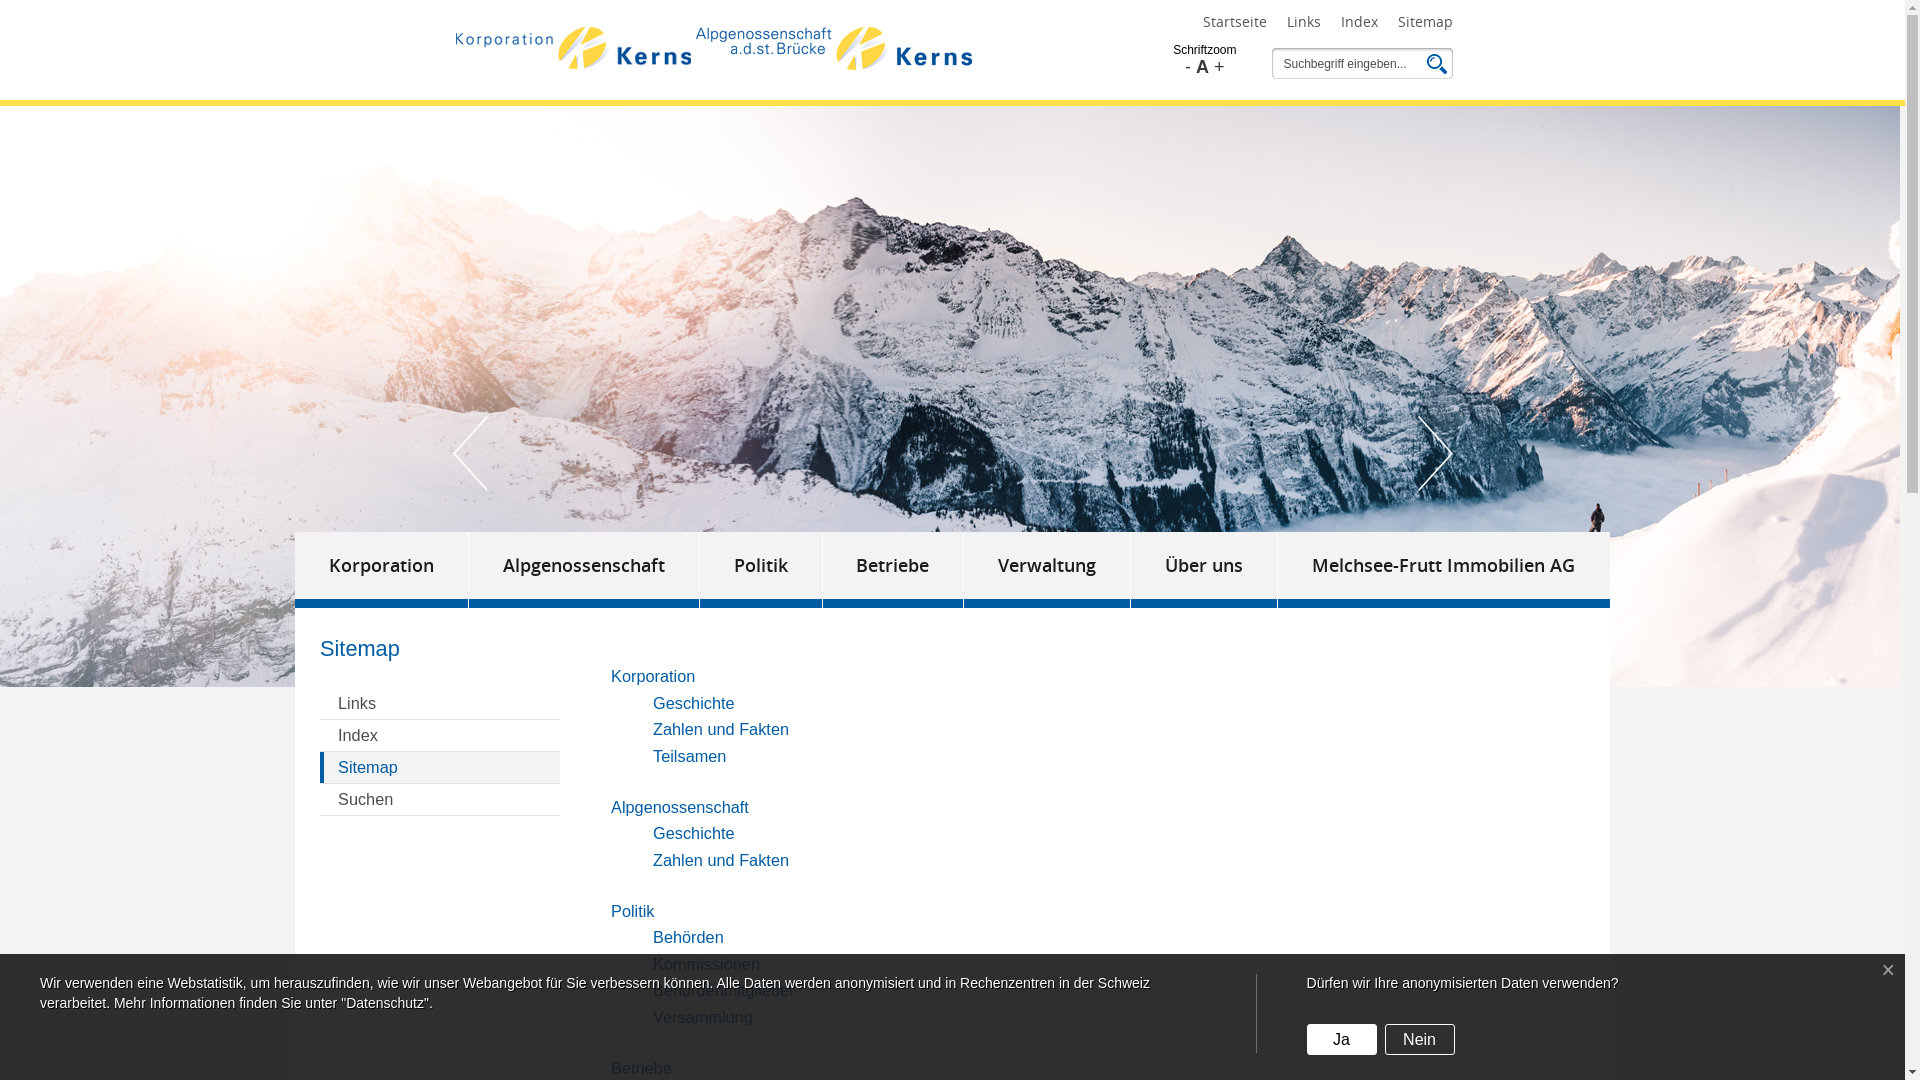 The width and height of the screenshot is (1920, 1080). Describe the element at coordinates (1342, 1038) in the screenshot. I see `'Ja'` at that location.